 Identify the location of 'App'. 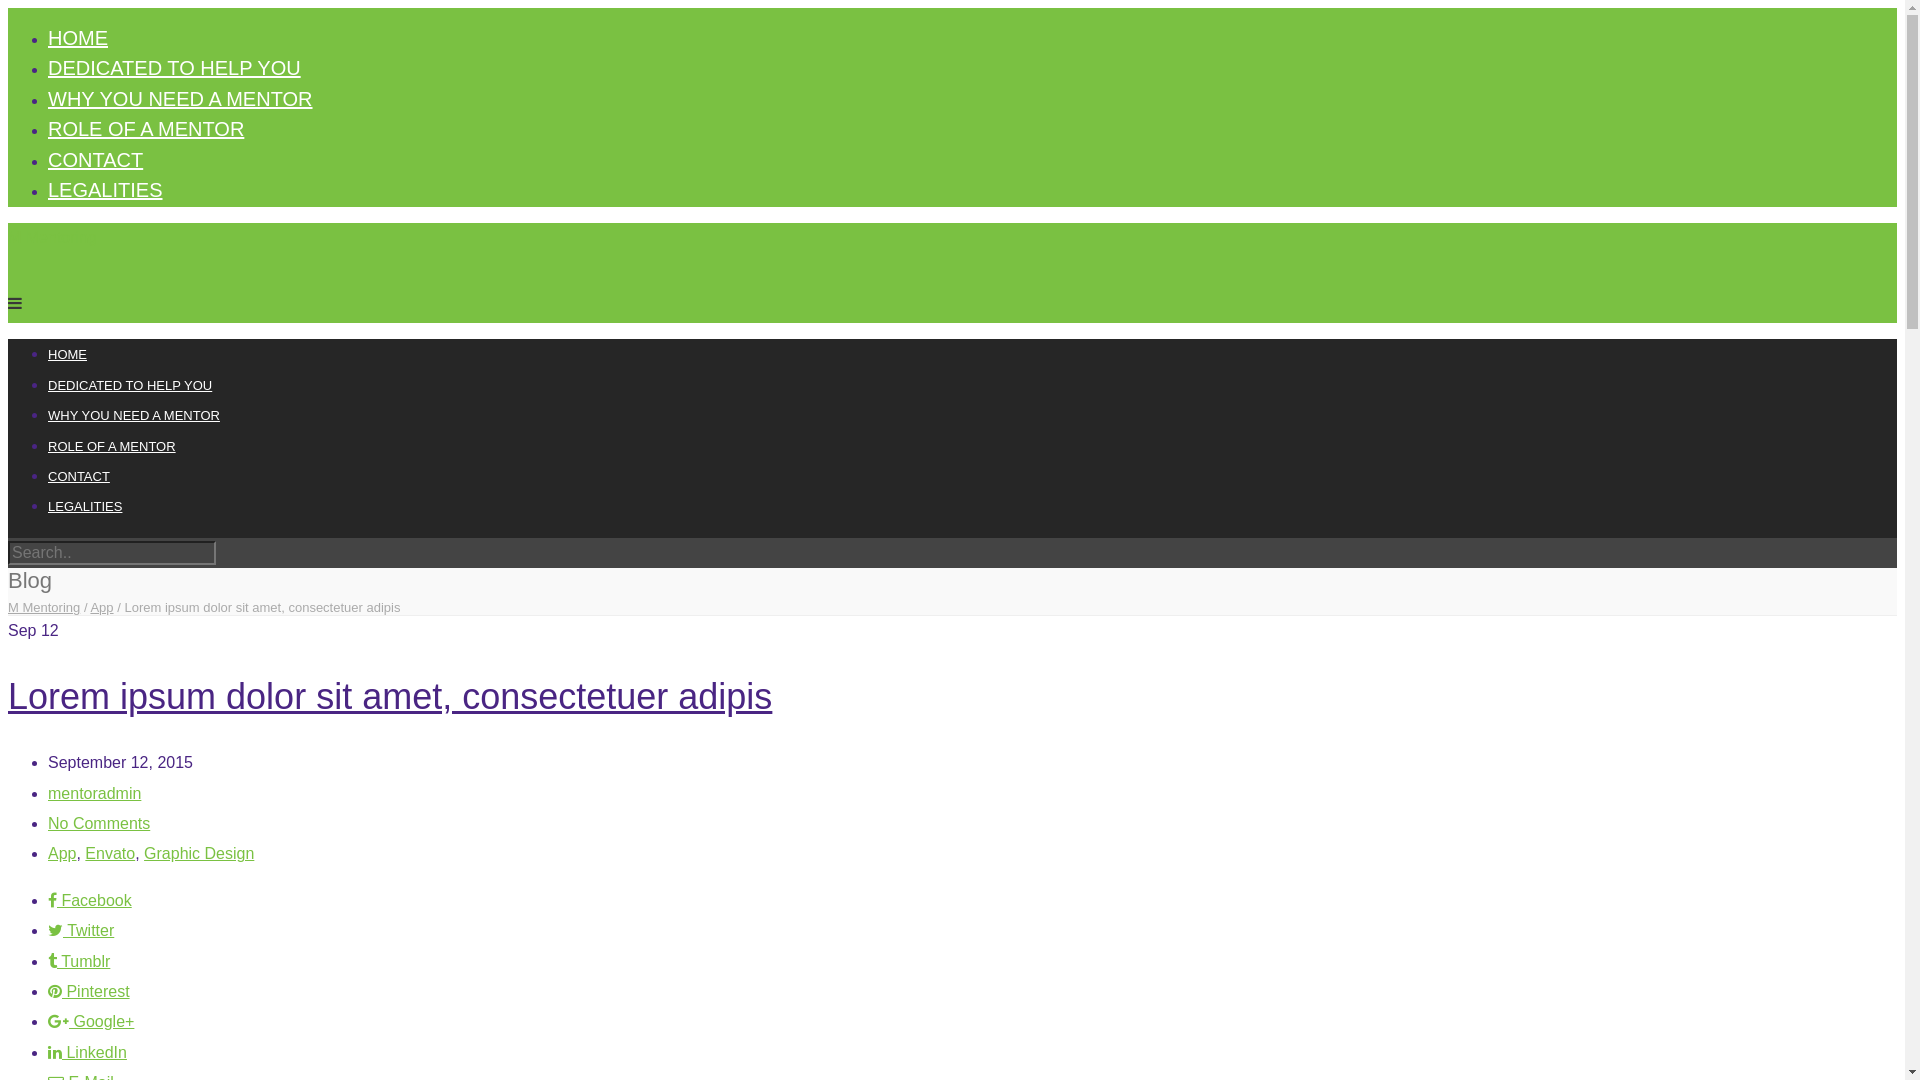
(100, 606).